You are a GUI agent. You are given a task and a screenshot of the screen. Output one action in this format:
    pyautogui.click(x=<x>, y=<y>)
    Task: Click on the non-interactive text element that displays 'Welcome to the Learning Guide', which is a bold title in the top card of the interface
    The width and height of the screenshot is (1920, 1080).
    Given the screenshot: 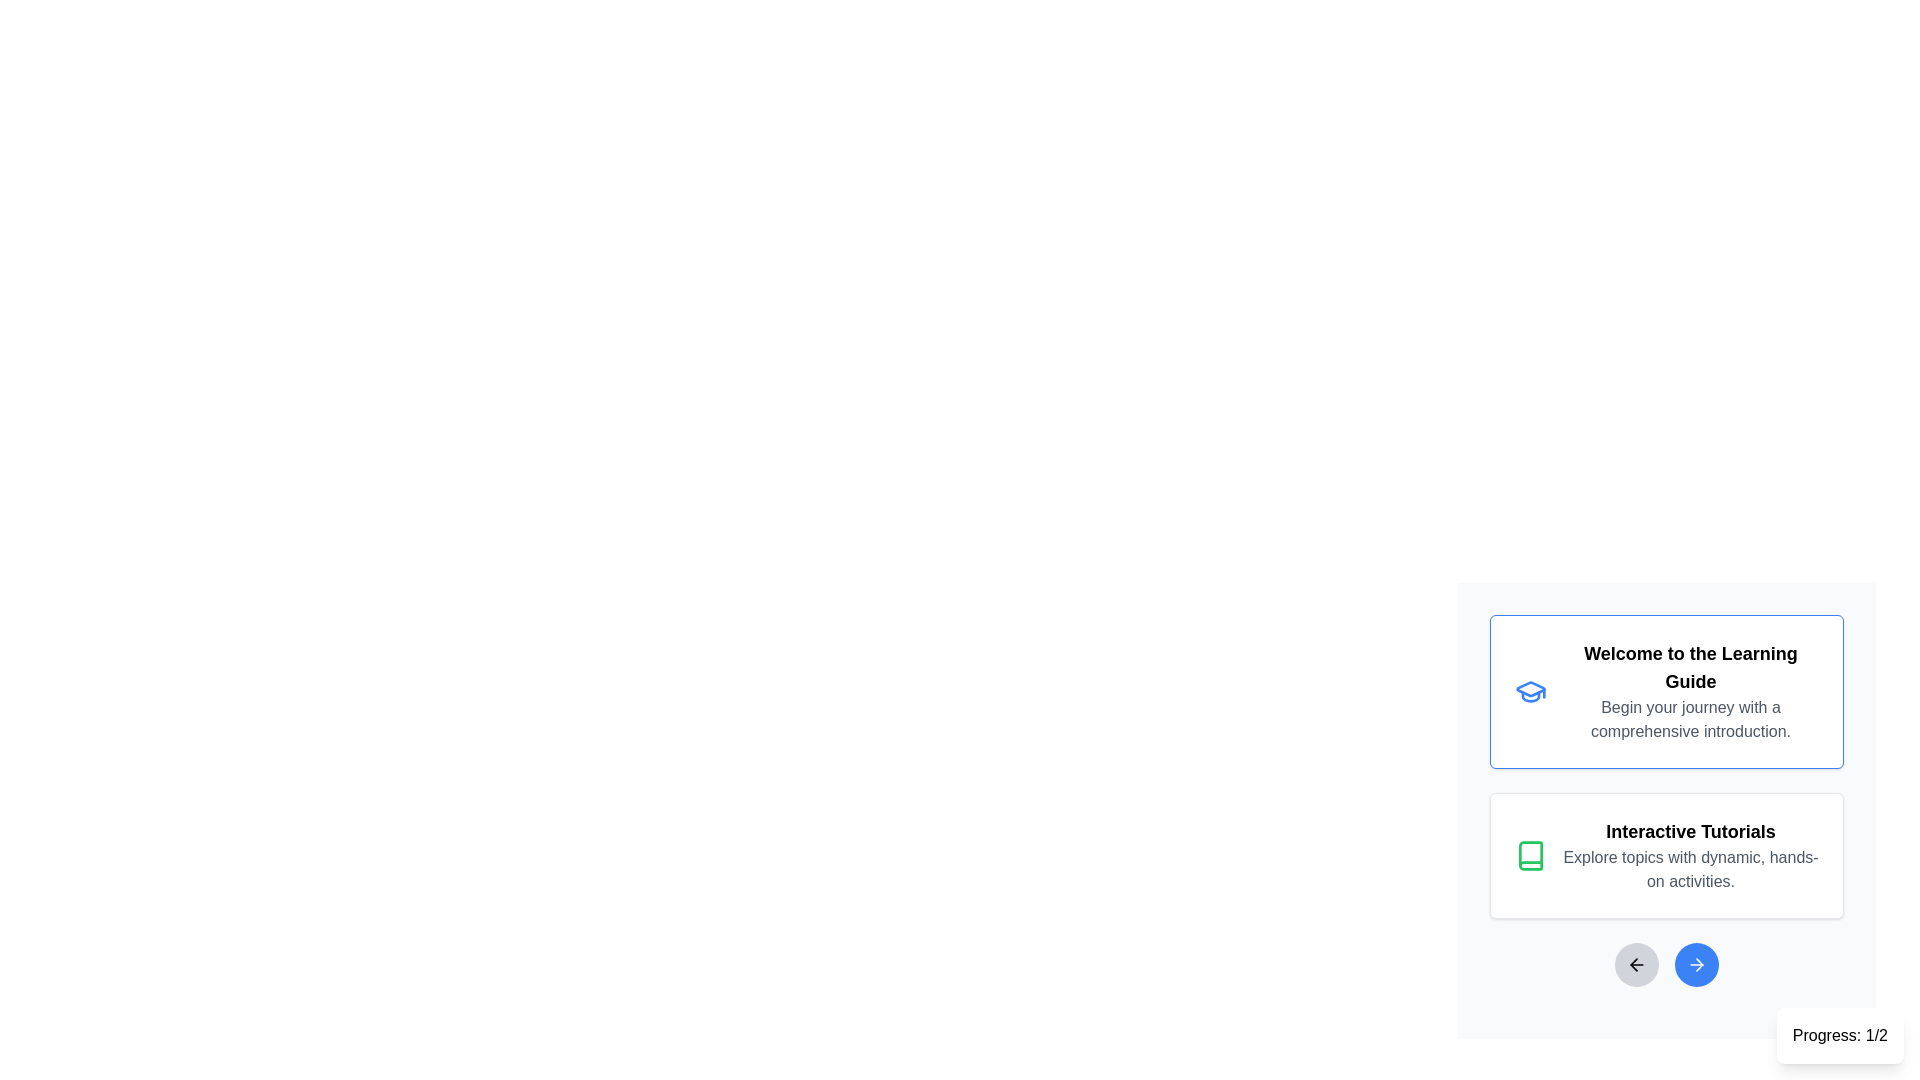 What is the action you would take?
    pyautogui.click(x=1689, y=667)
    